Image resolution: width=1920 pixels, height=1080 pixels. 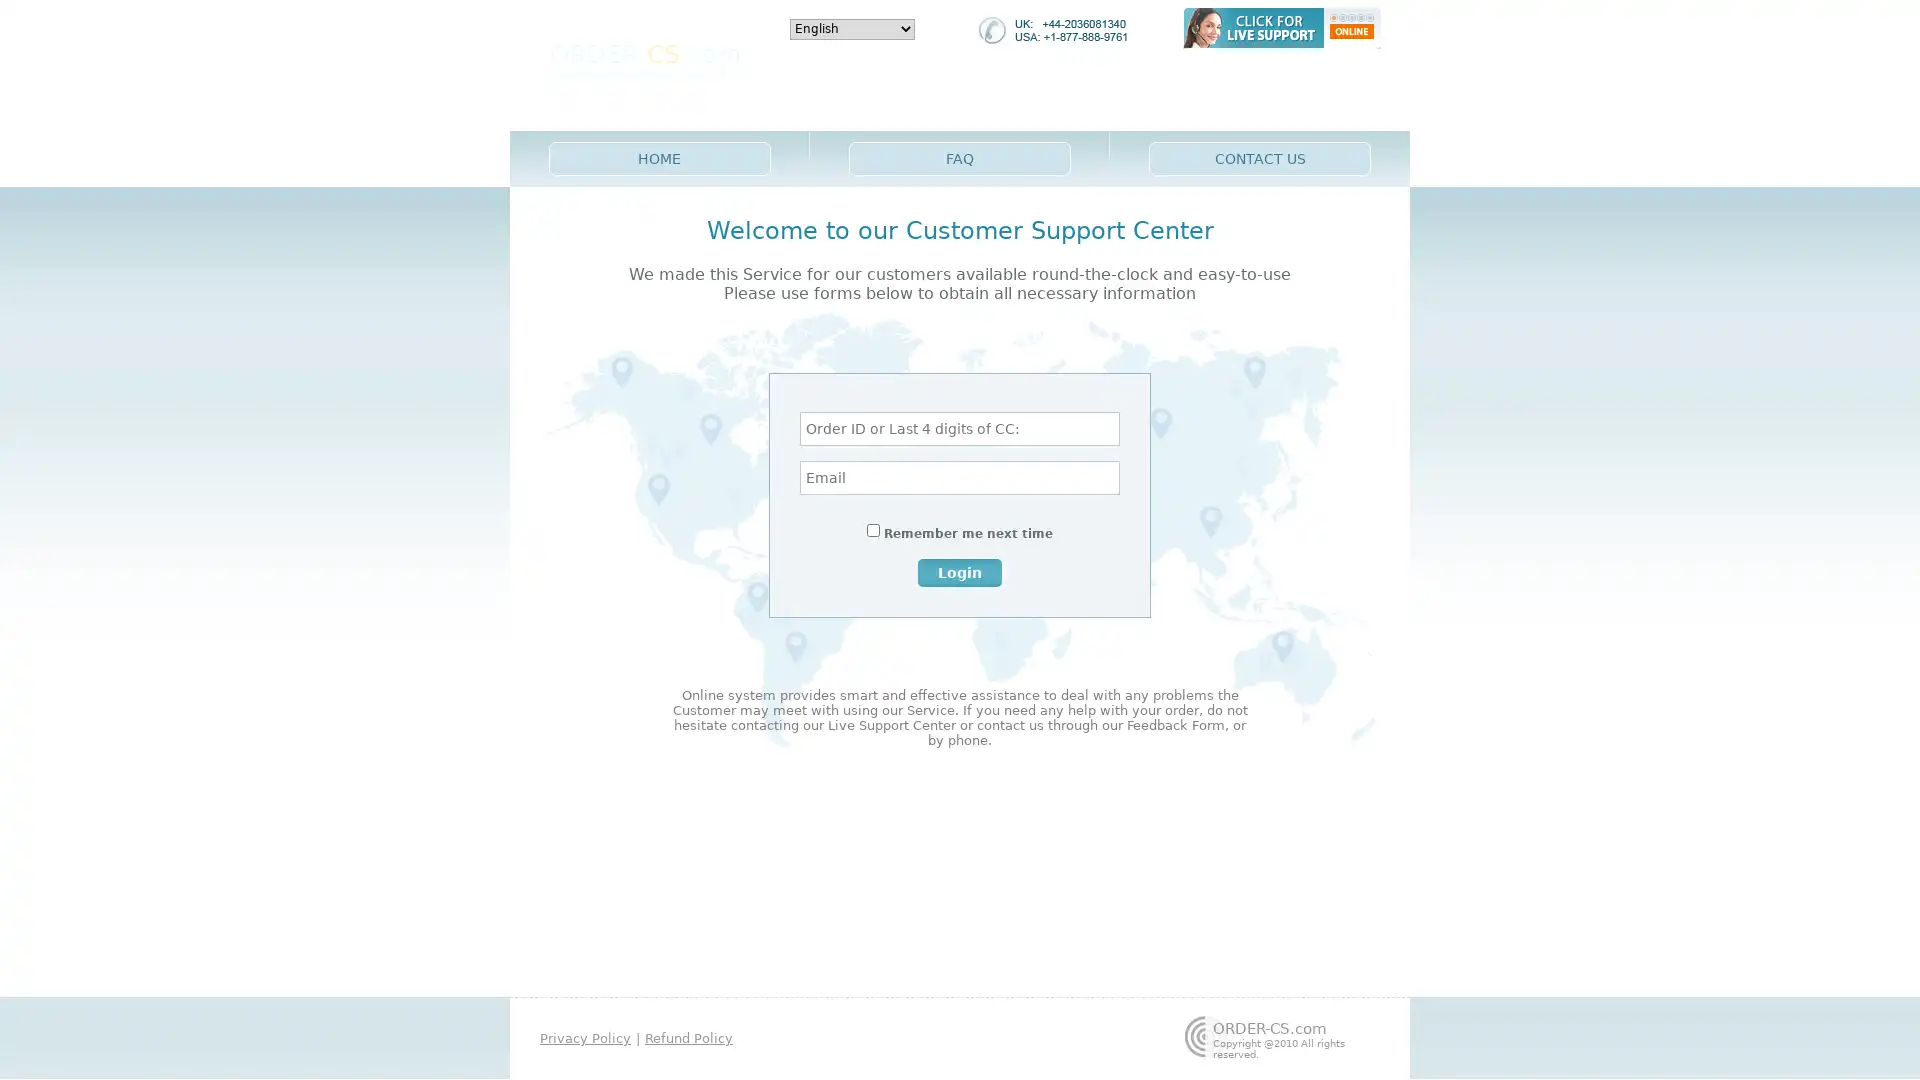 I want to click on Login, so click(x=960, y=571).